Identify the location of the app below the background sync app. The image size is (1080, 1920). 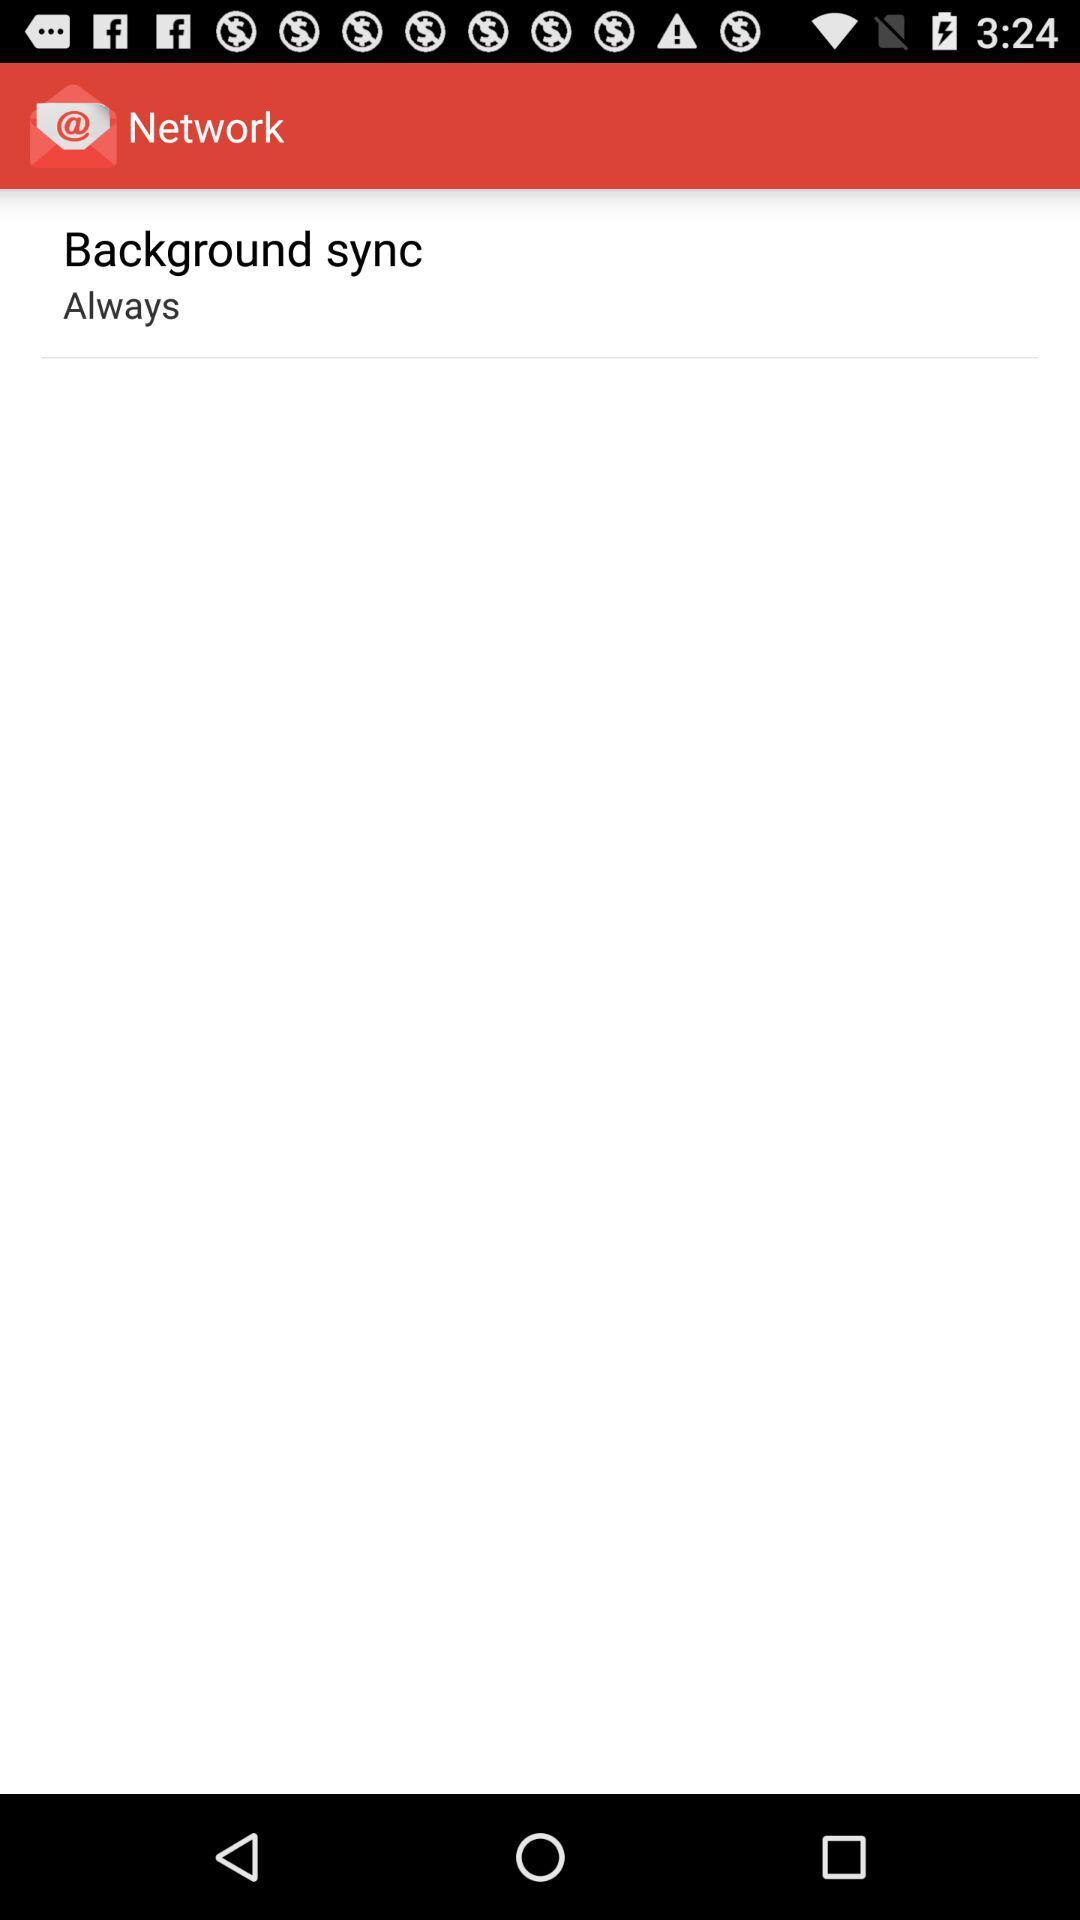
(121, 303).